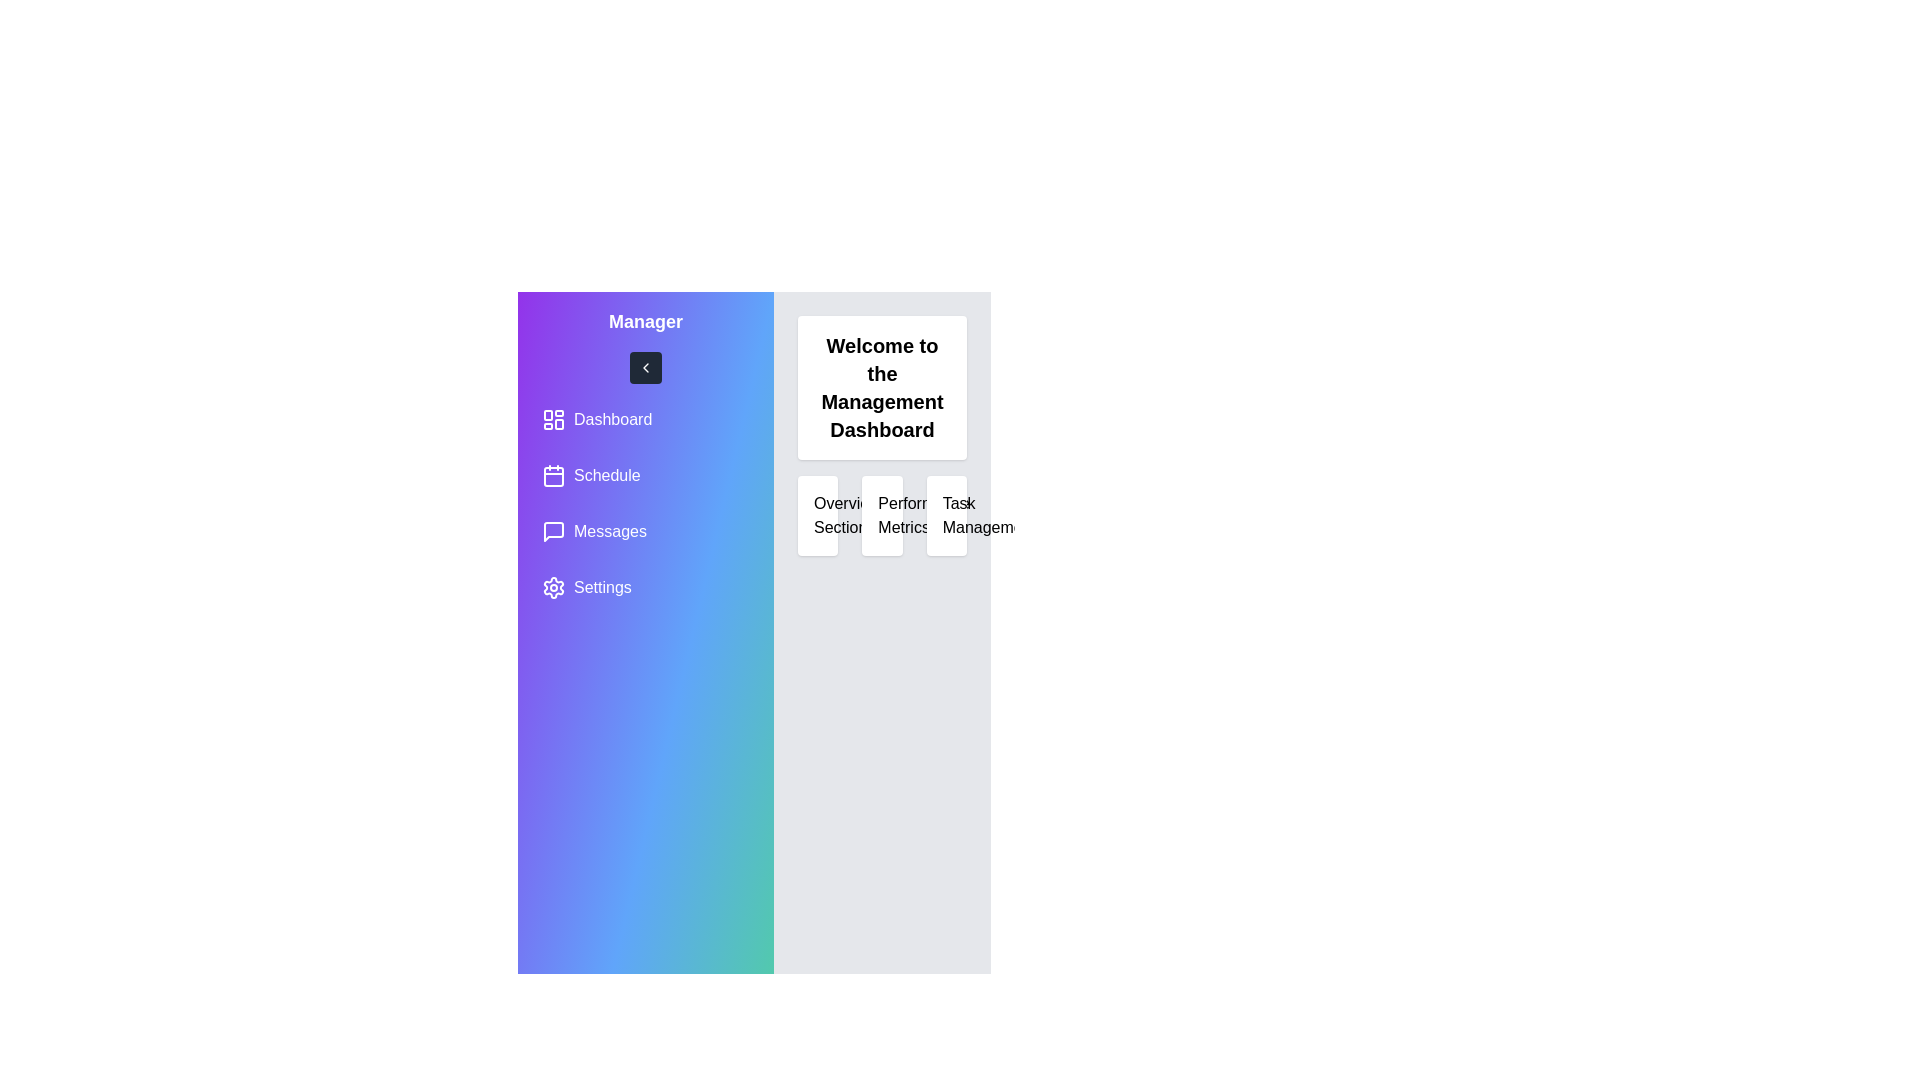 This screenshot has height=1080, width=1920. I want to click on the Static informational card with the text 'Overview Section', which is a rectangular card with a white background and rounded corners located in the first column of a three-column layout, so click(818, 515).